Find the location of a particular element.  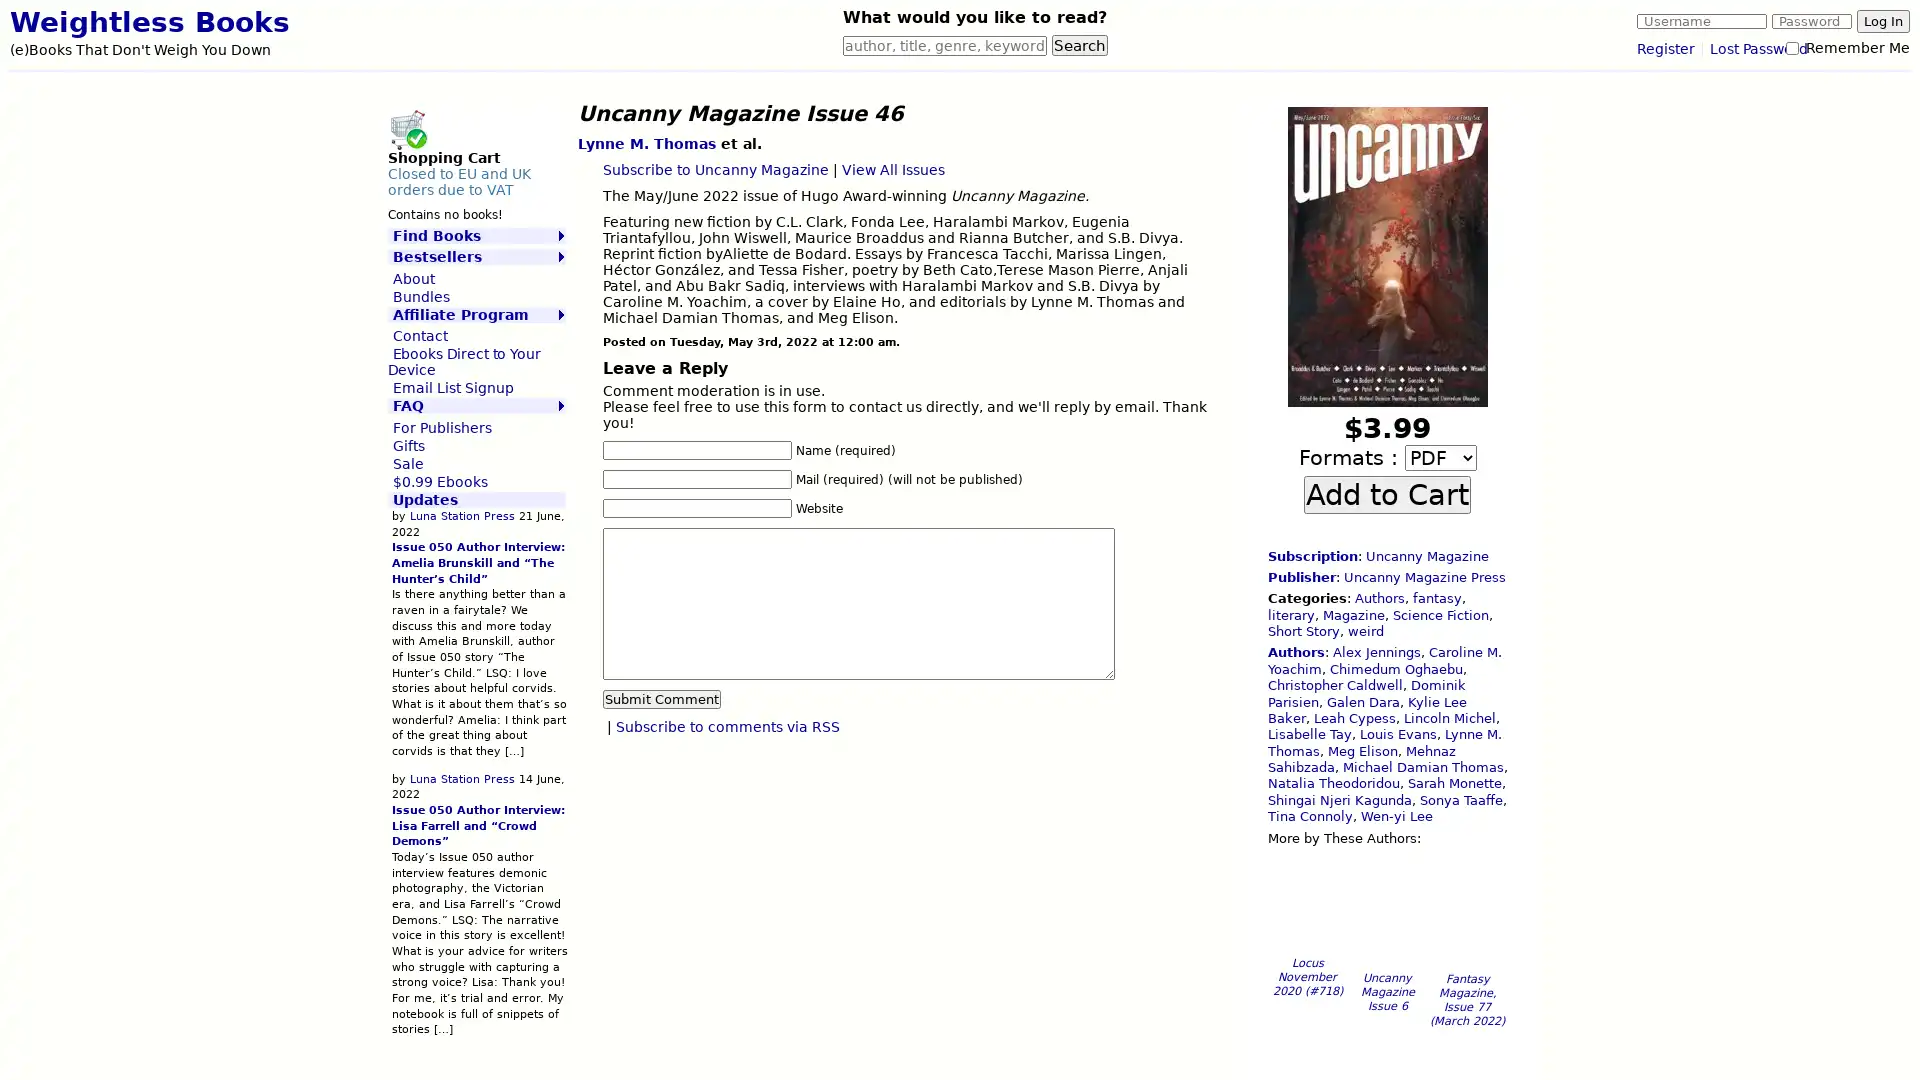

Submit Comment is located at coordinates (661, 697).